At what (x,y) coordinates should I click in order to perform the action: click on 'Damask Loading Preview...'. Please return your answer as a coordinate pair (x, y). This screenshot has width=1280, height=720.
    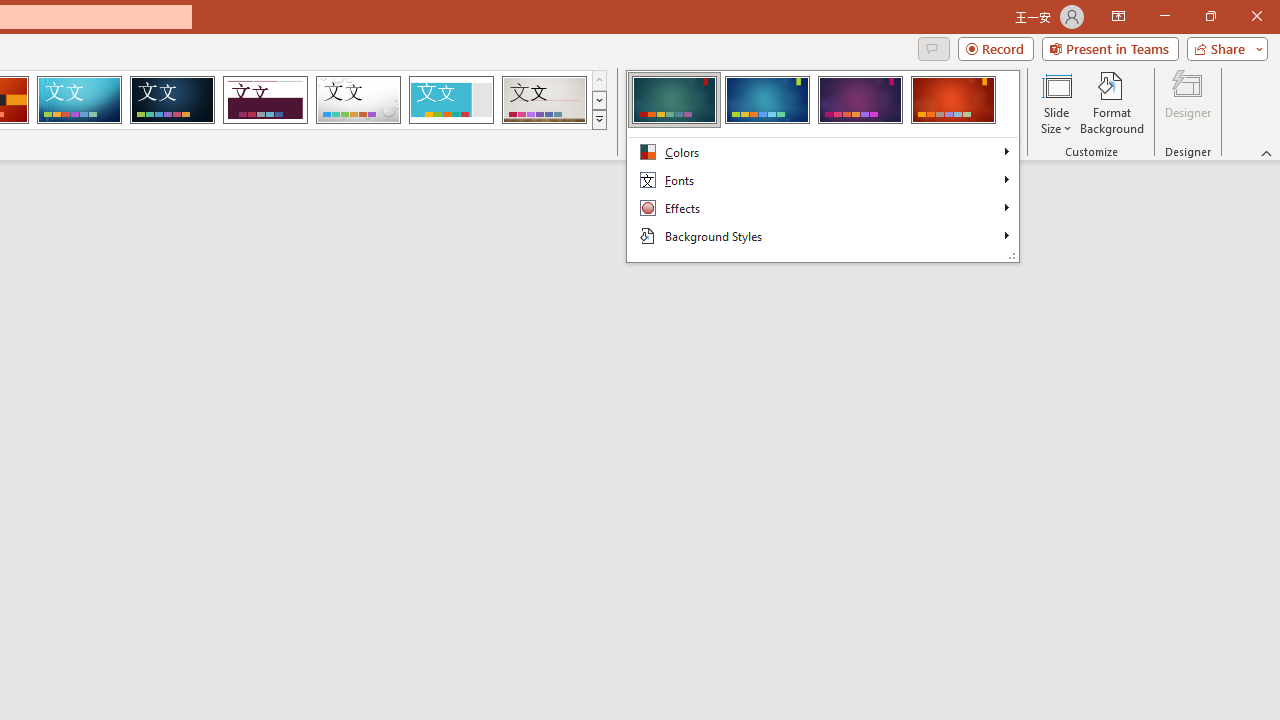
    Looking at the image, I should click on (172, 100).